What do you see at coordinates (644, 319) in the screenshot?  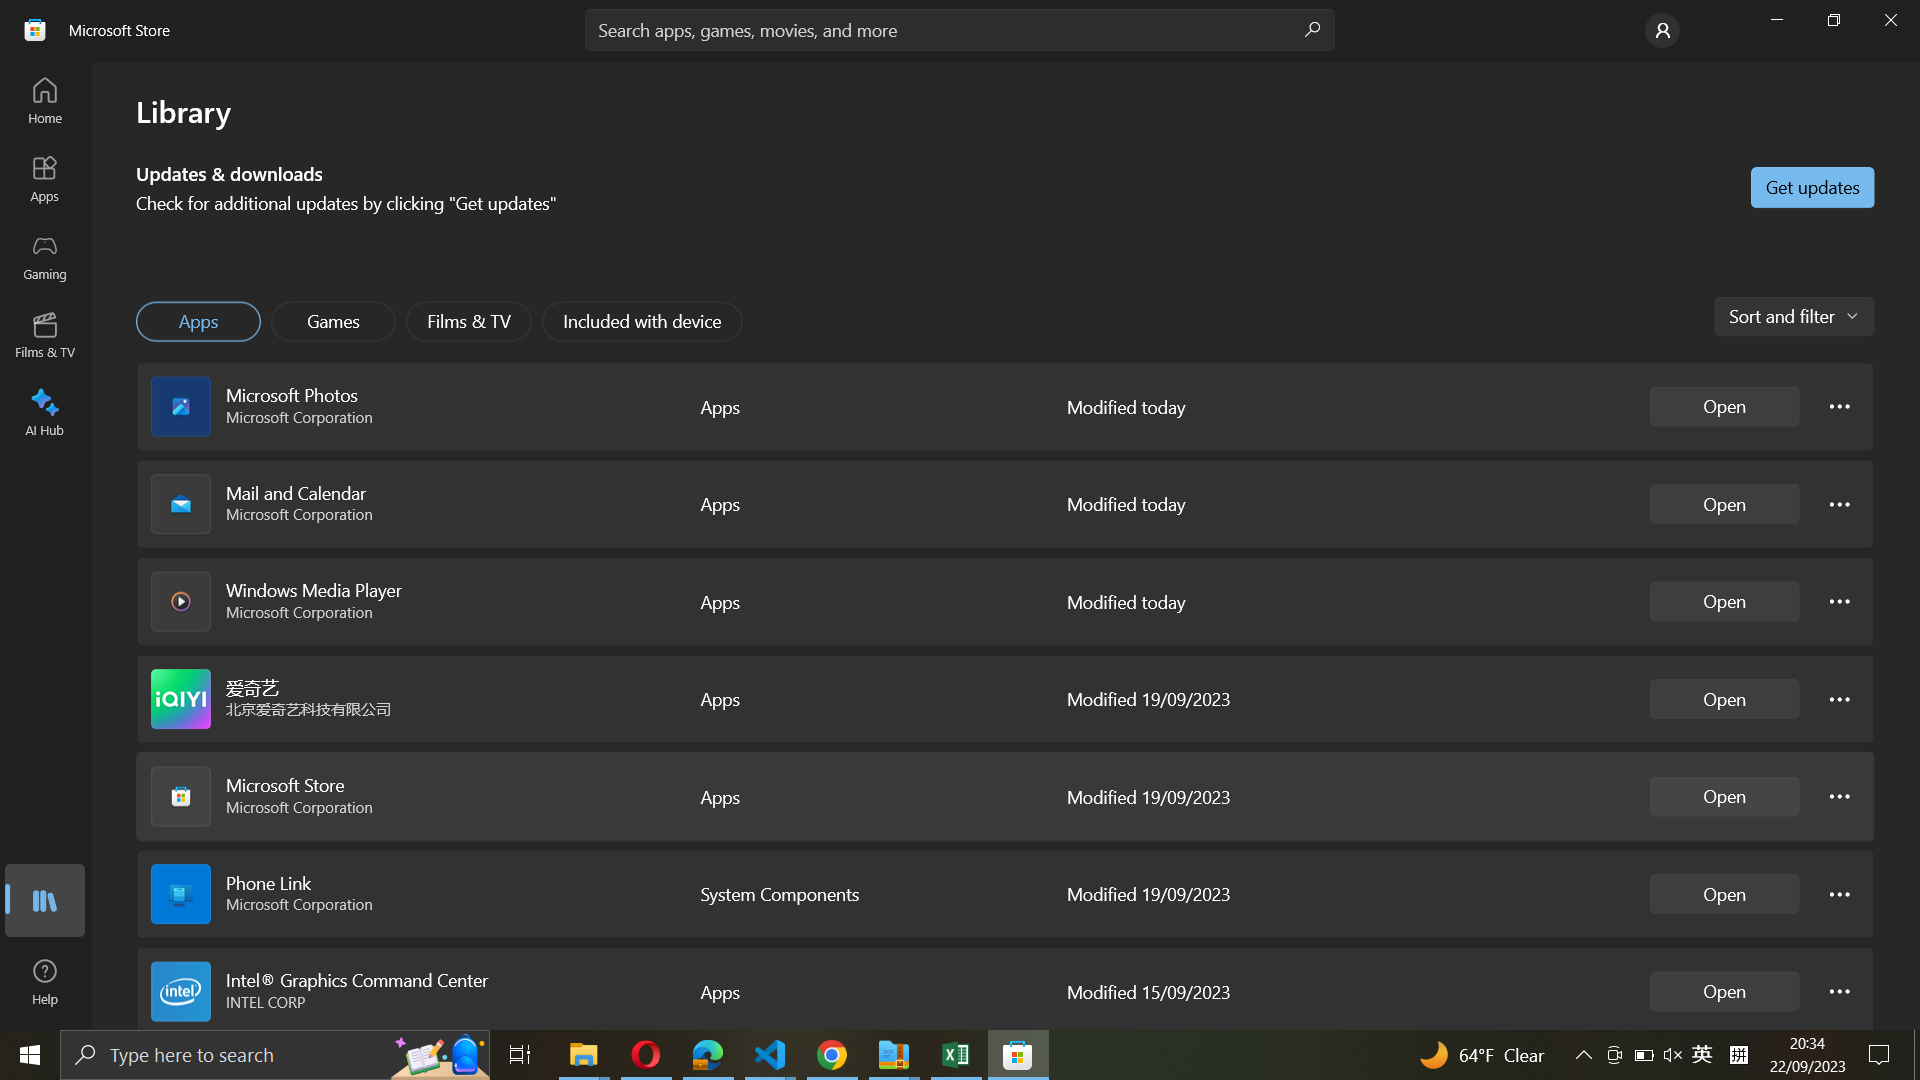 I see `Click the "Included with device" button on the screen` at bounding box center [644, 319].